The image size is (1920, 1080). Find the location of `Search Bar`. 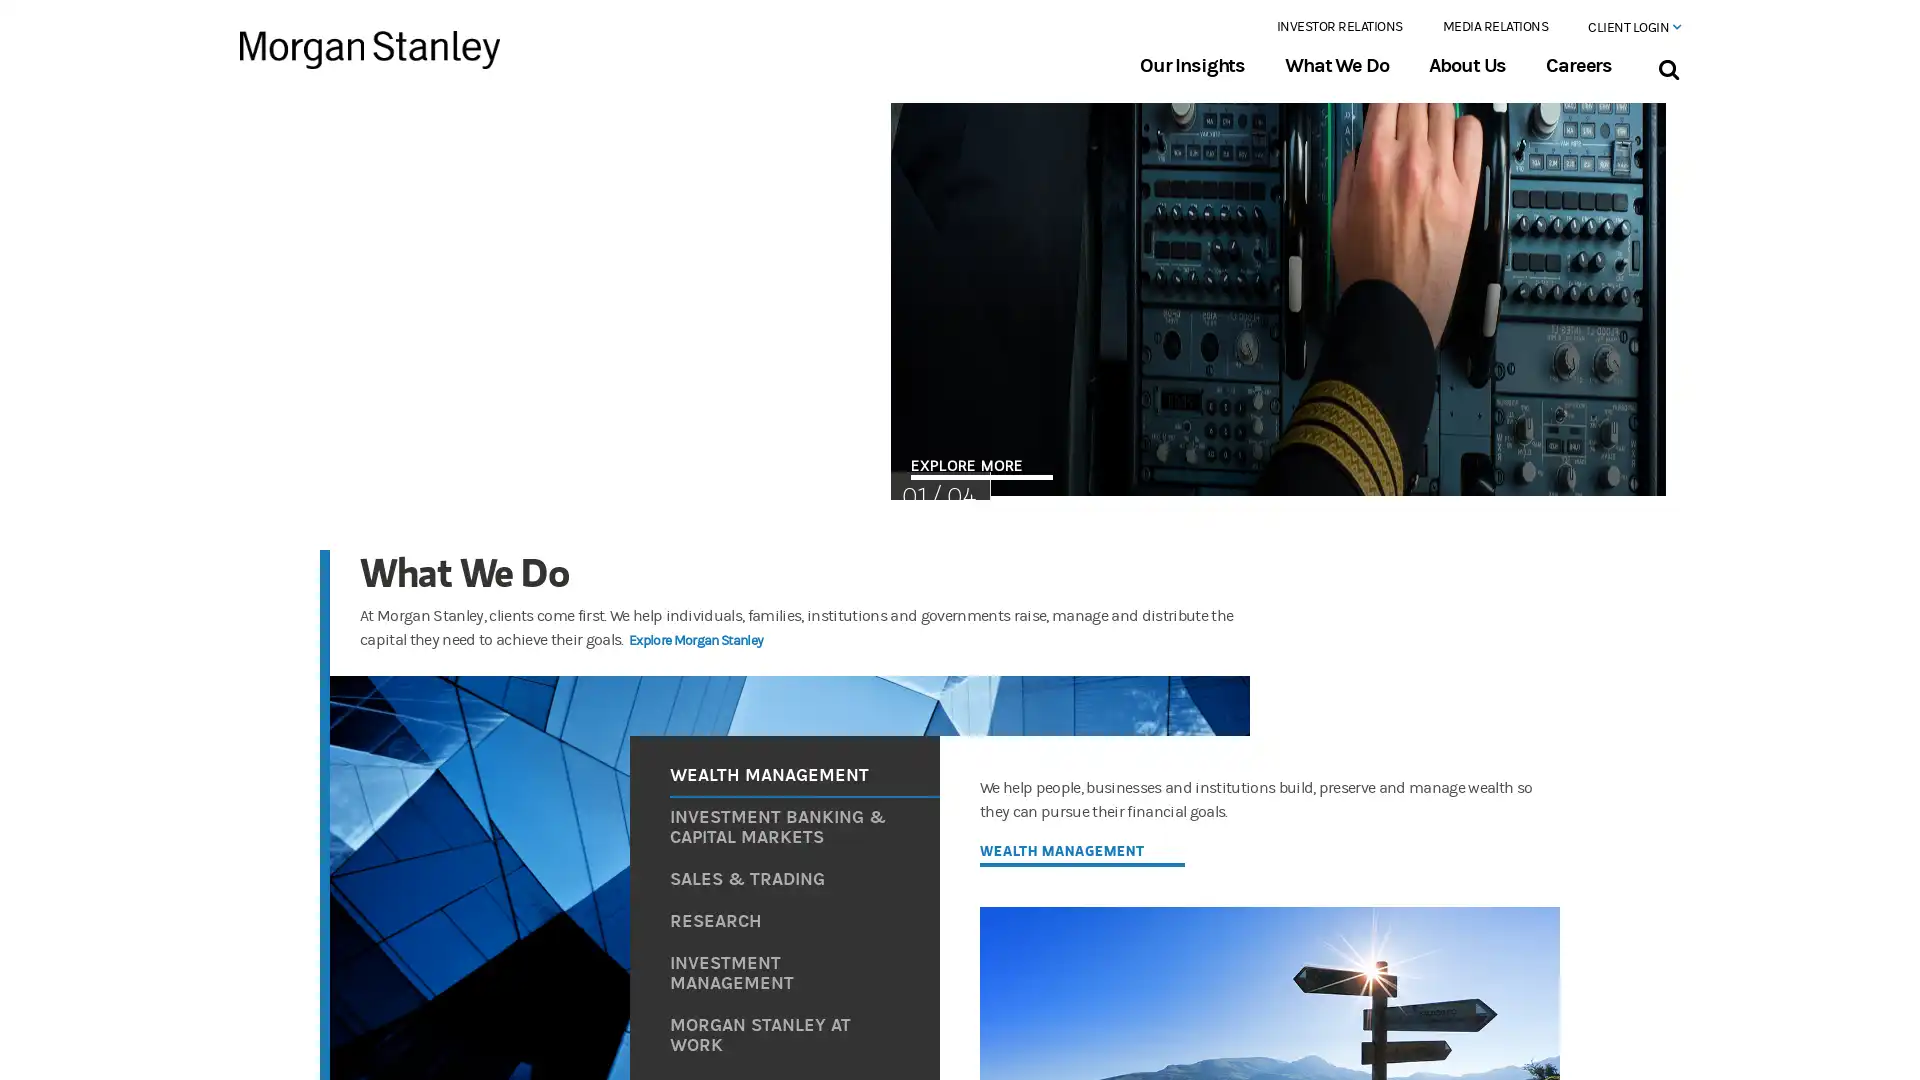

Search Bar is located at coordinates (1668, 64).